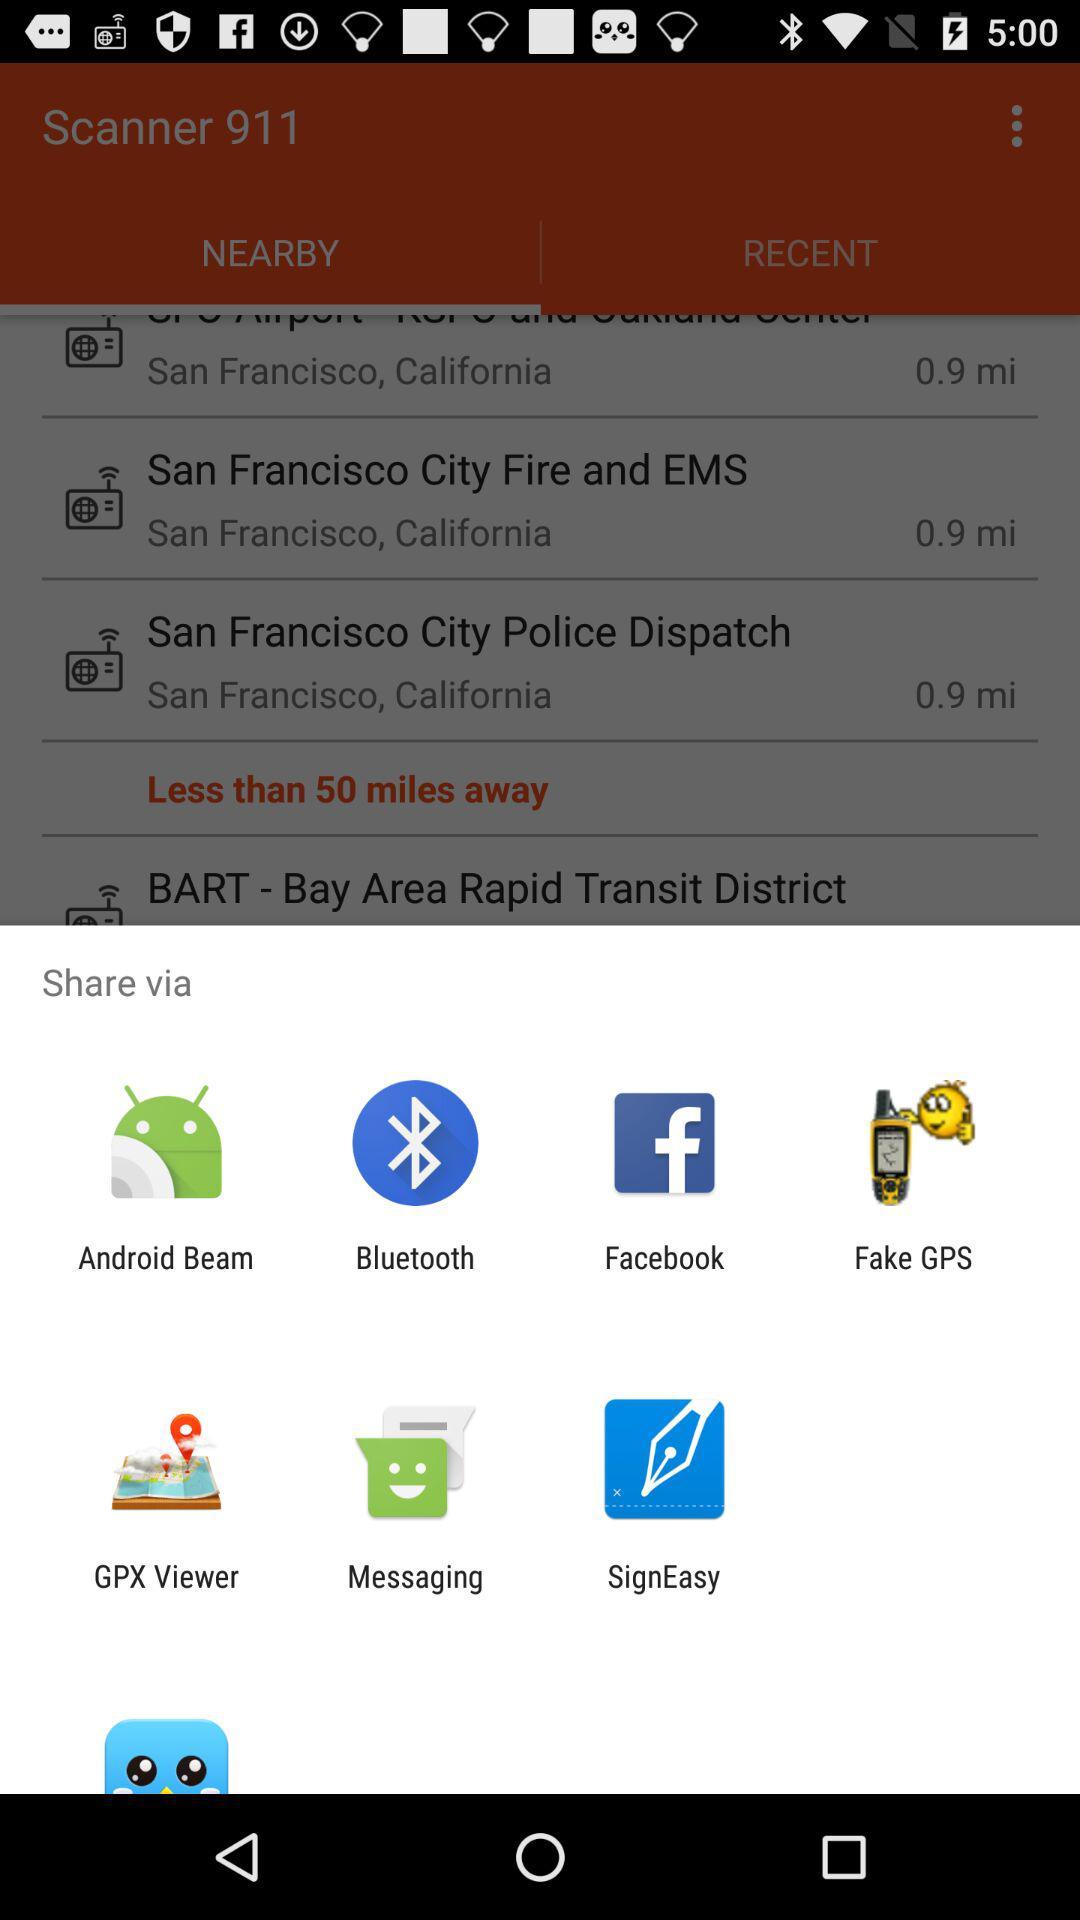 Image resolution: width=1080 pixels, height=1920 pixels. Describe the element at coordinates (414, 1592) in the screenshot. I see `the icon to the left of the signeasy icon` at that location.